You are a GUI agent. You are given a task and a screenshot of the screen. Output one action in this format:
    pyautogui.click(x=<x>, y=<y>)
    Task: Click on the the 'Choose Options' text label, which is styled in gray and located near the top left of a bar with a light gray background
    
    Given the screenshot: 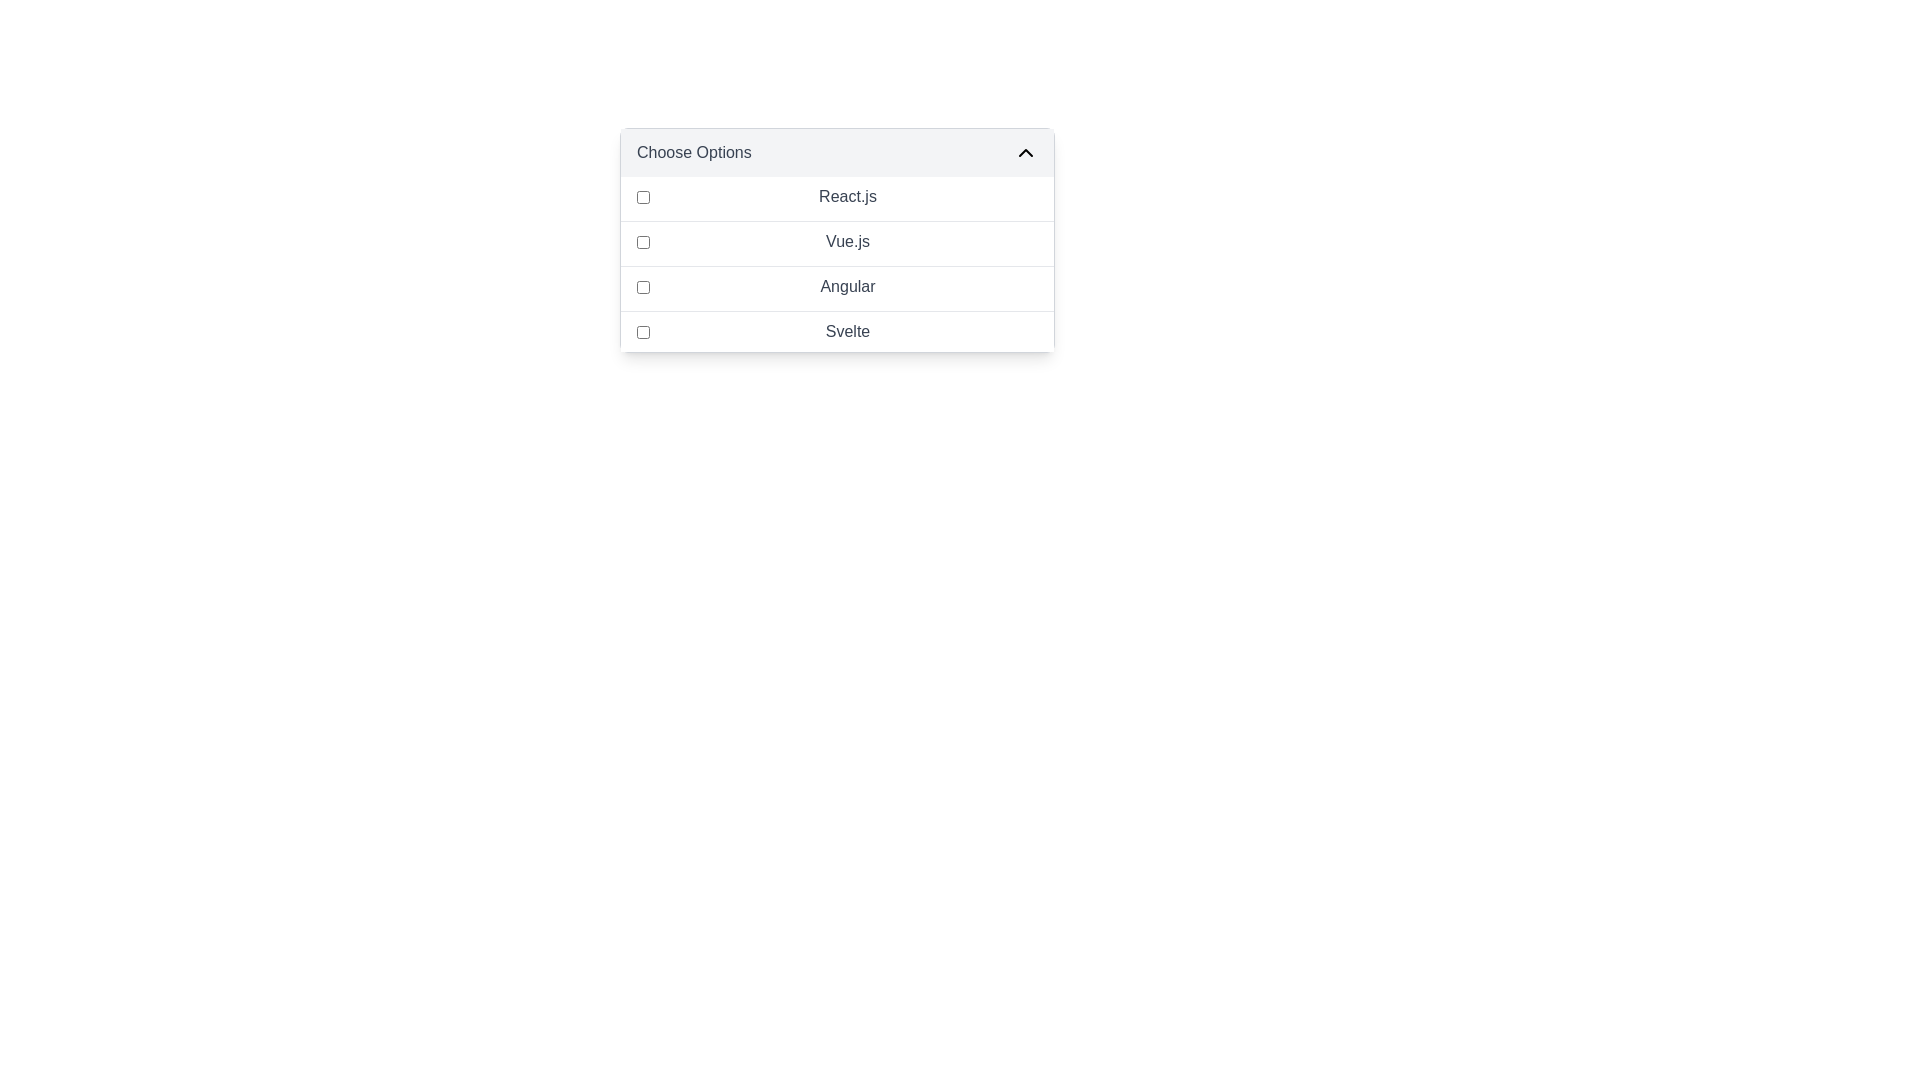 What is the action you would take?
    pyautogui.click(x=694, y=152)
    